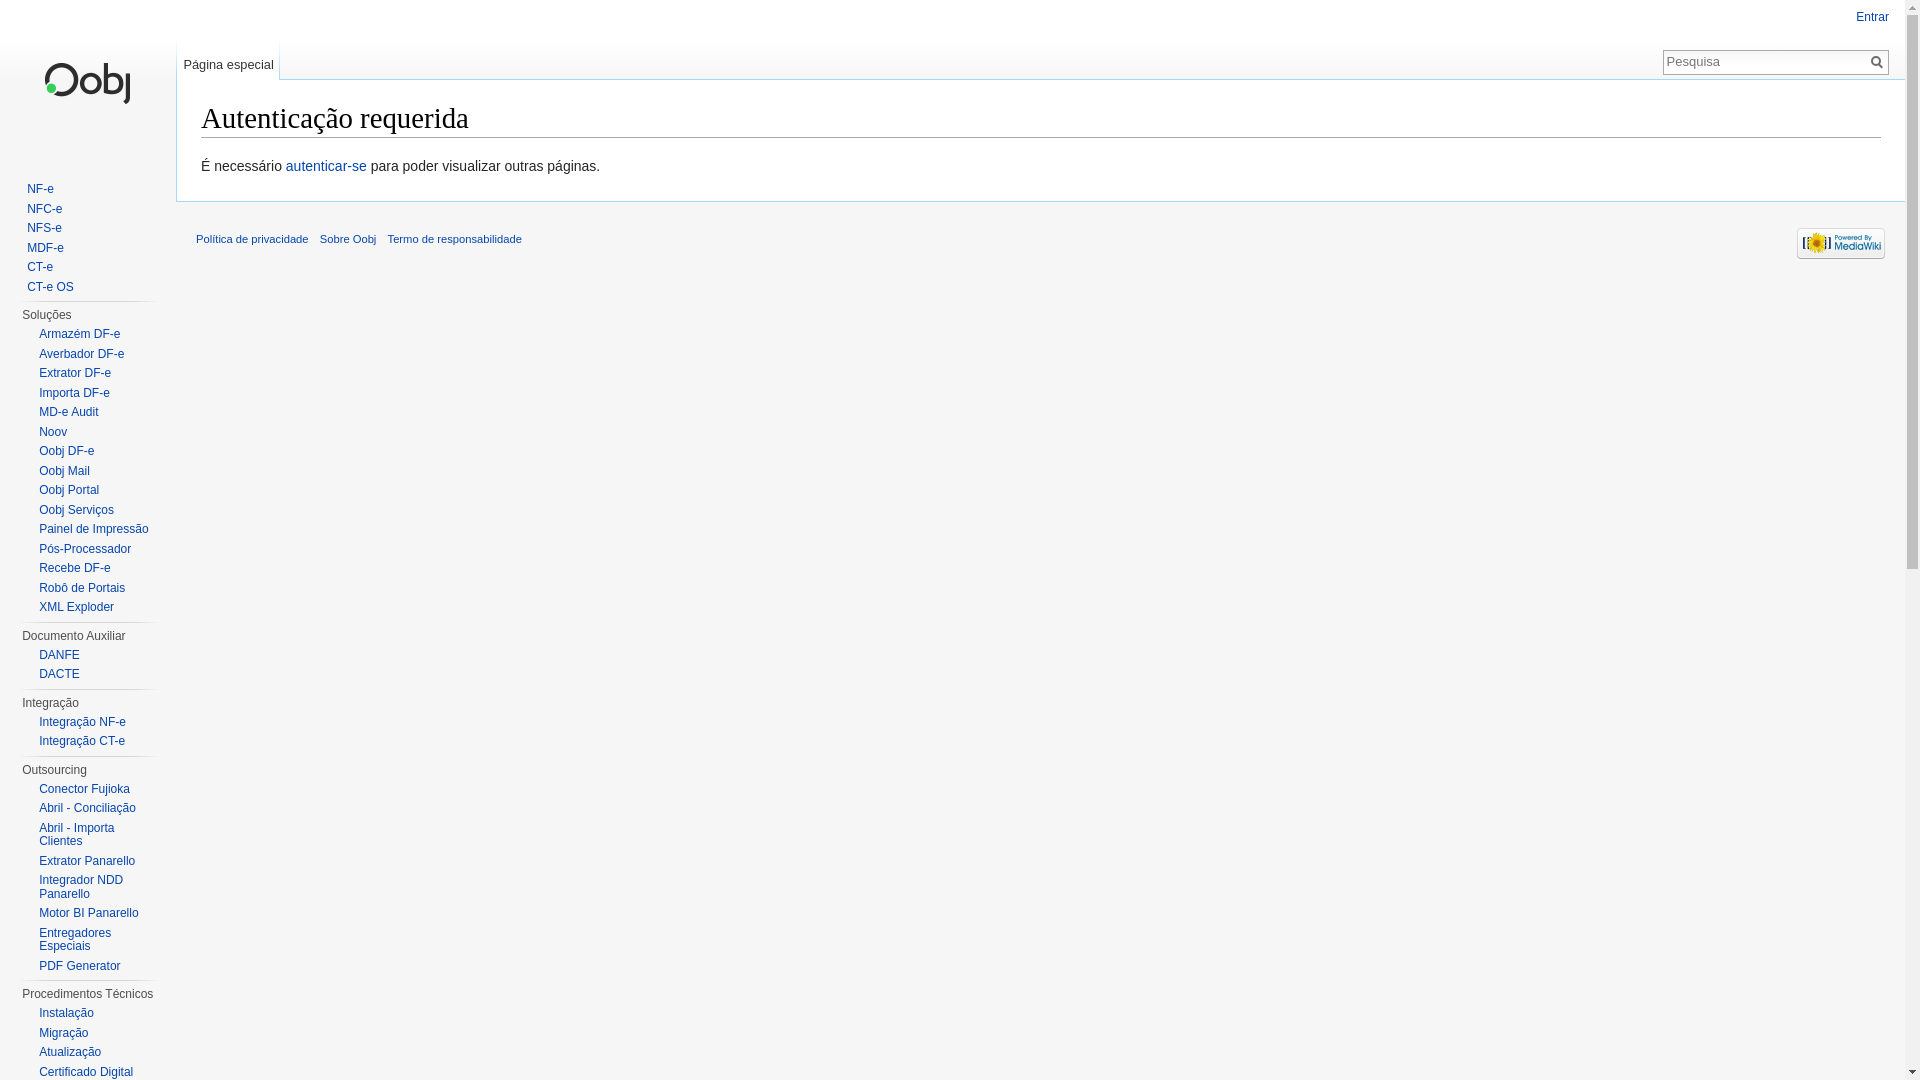  Describe the element at coordinates (59, 655) in the screenshot. I see `'DANFE'` at that location.